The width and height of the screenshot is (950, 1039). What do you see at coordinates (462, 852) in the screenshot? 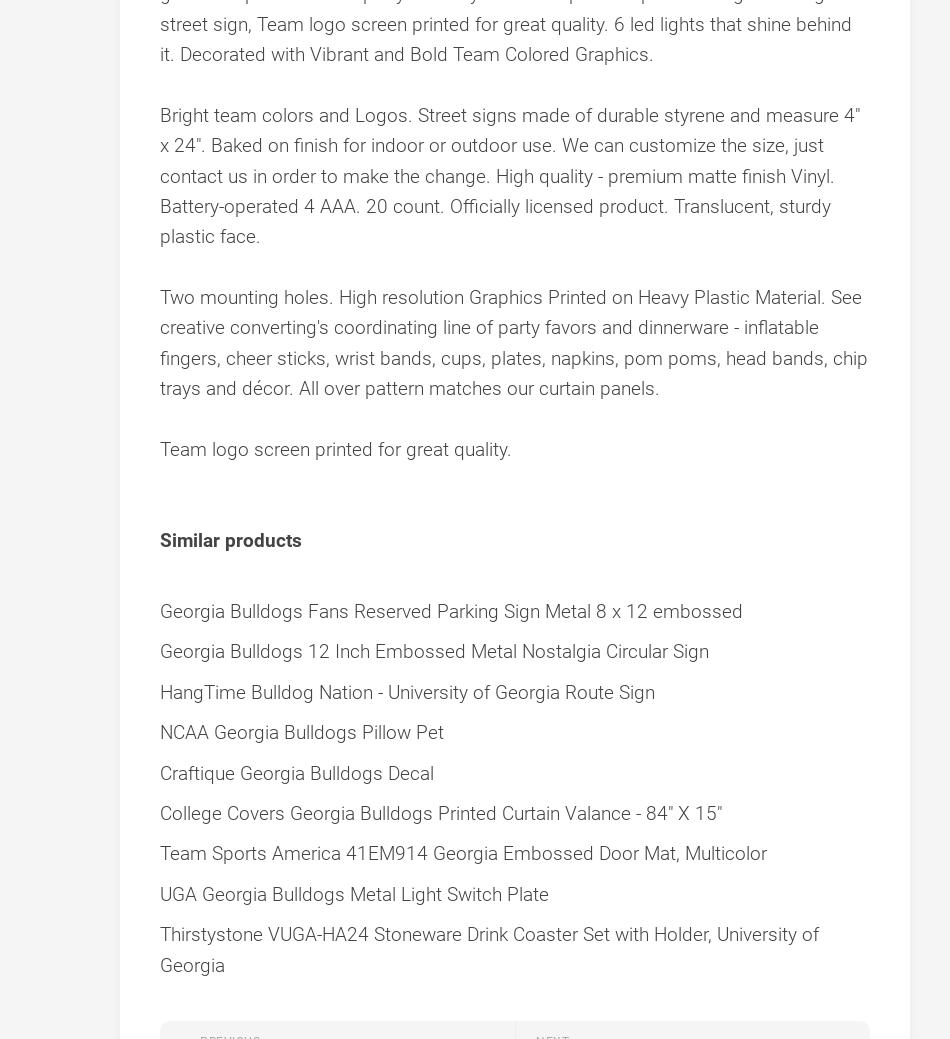
I see `'Team Sports America 41EM914 Georgia Embossed Door Mat, Multicolor'` at bounding box center [462, 852].